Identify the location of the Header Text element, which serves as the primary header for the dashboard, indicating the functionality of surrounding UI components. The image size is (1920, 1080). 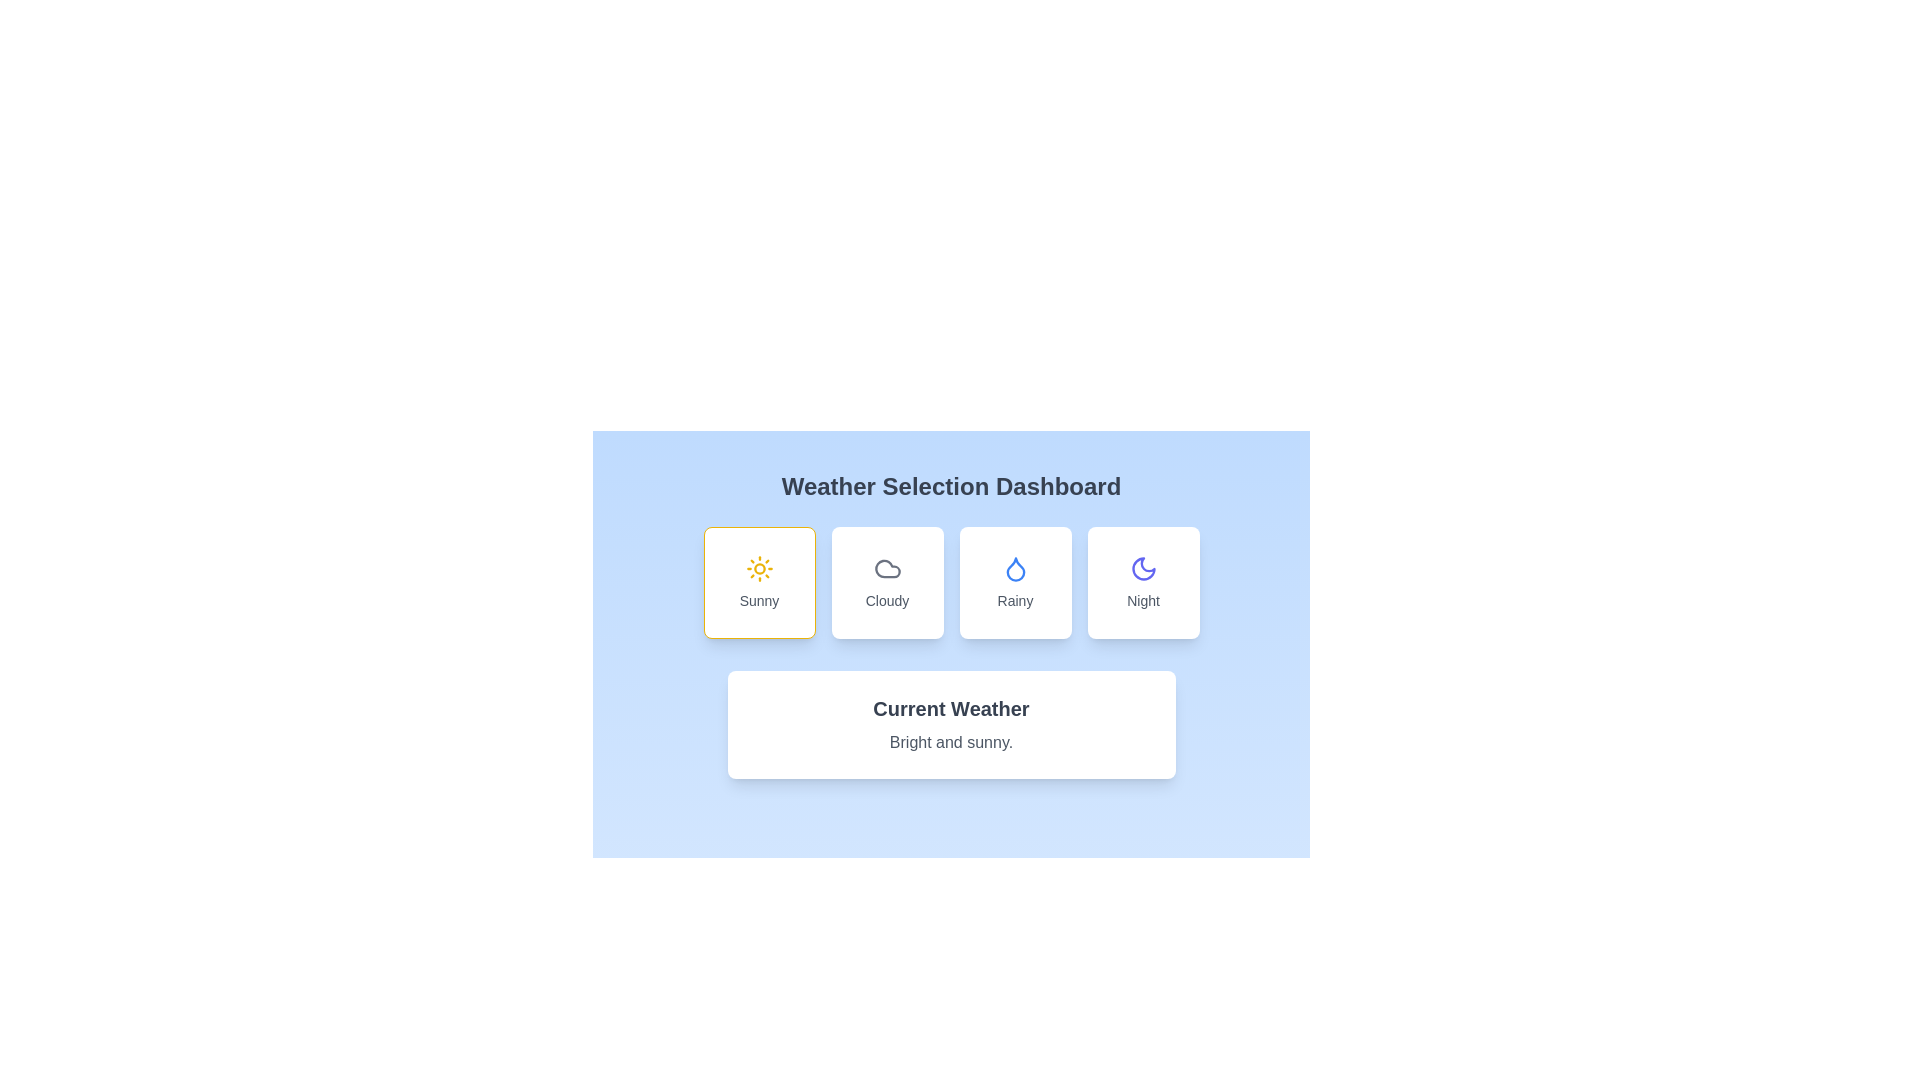
(950, 486).